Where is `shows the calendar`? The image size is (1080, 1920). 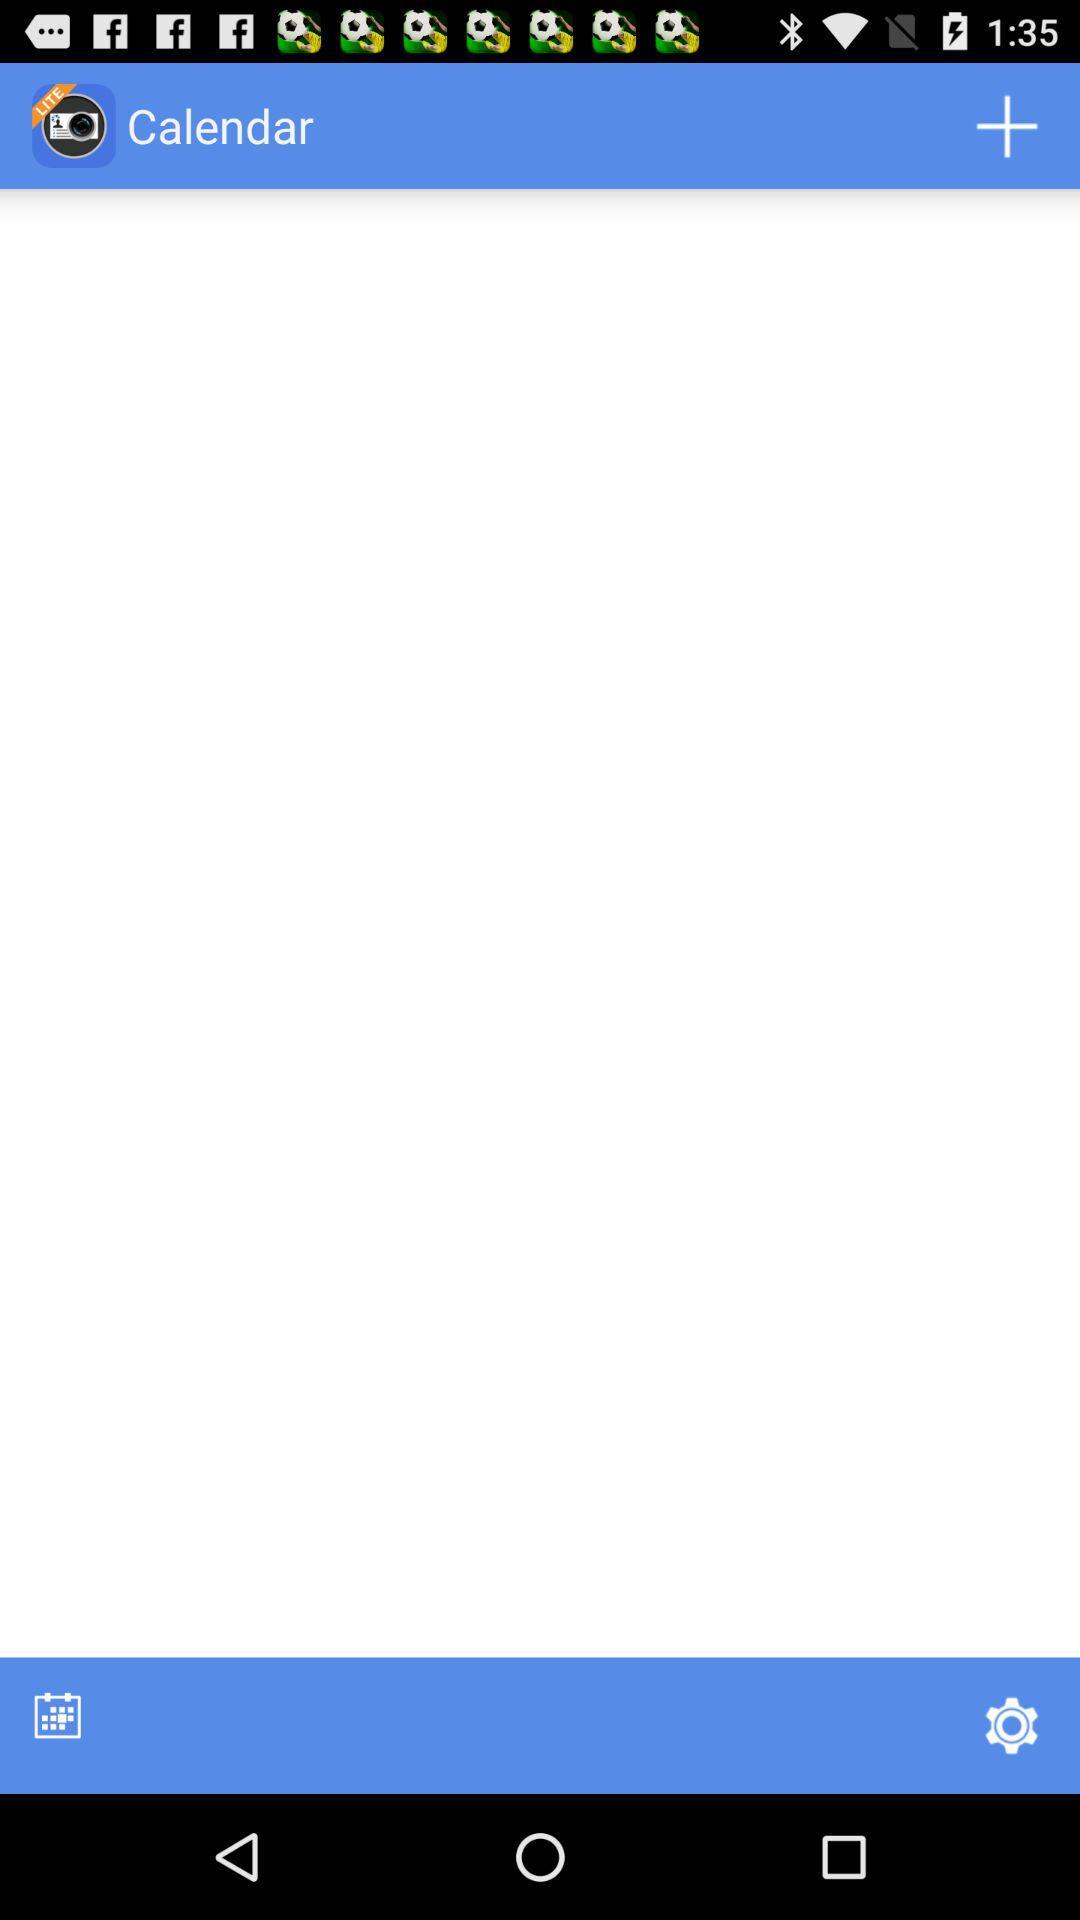 shows the calendar is located at coordinates (56, 1714).